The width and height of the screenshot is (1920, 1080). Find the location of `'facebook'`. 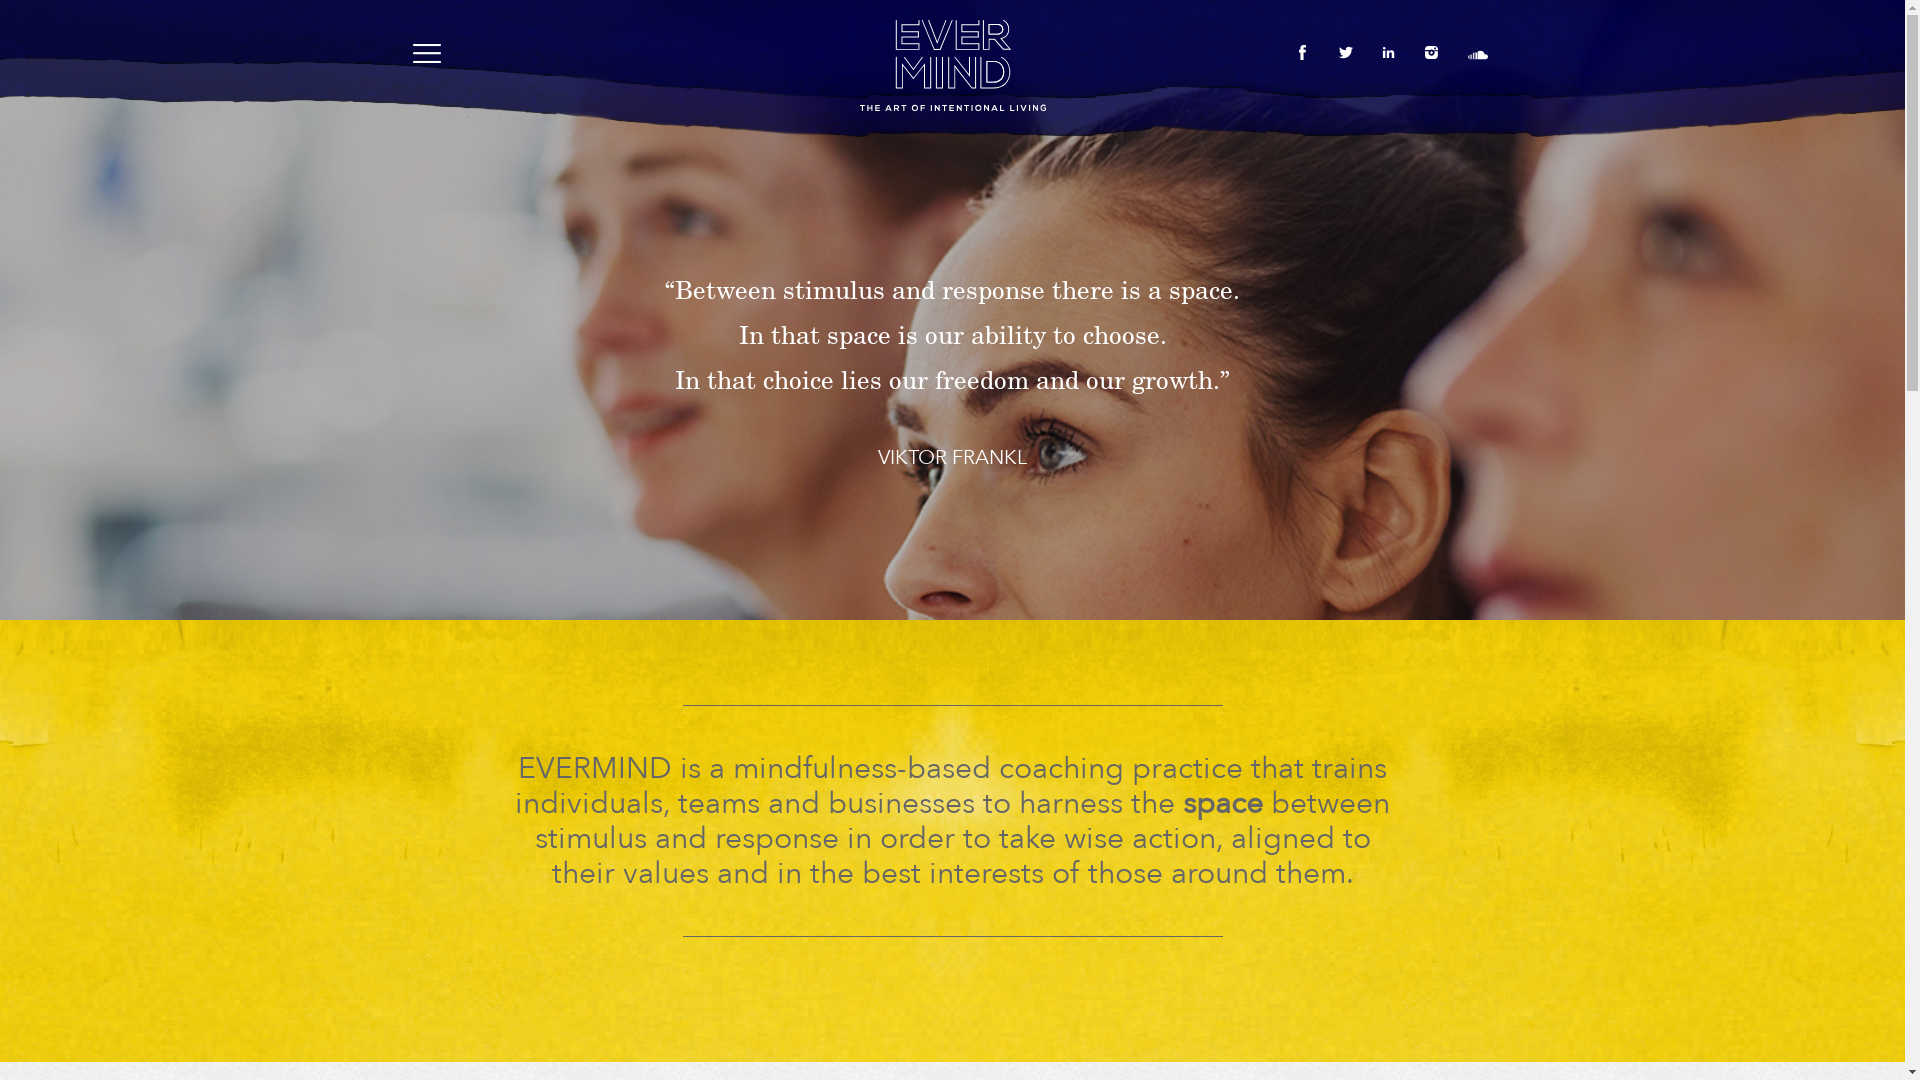

'facebook' is located at coordinates (1296, 51).